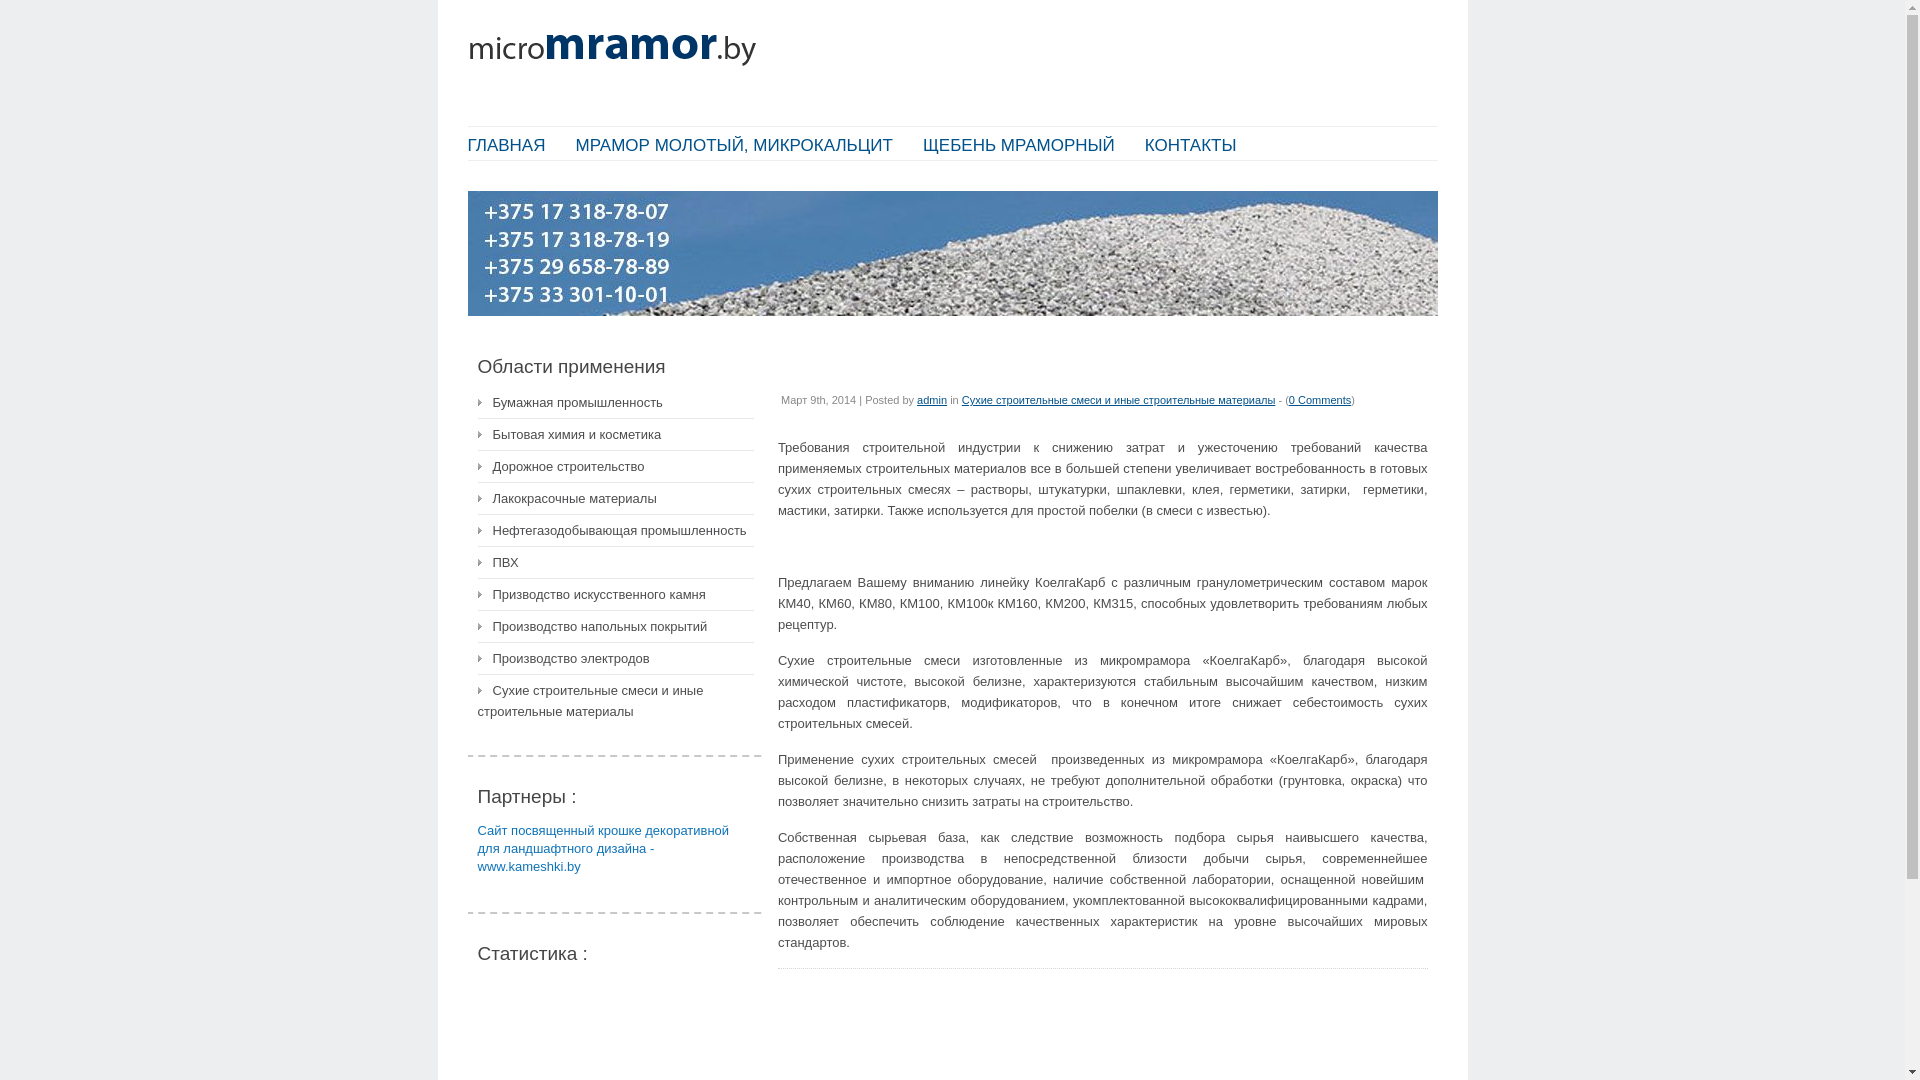  Describe the element at coordinates (930, 400) in the screenshot. I see `'admin'` at that location.